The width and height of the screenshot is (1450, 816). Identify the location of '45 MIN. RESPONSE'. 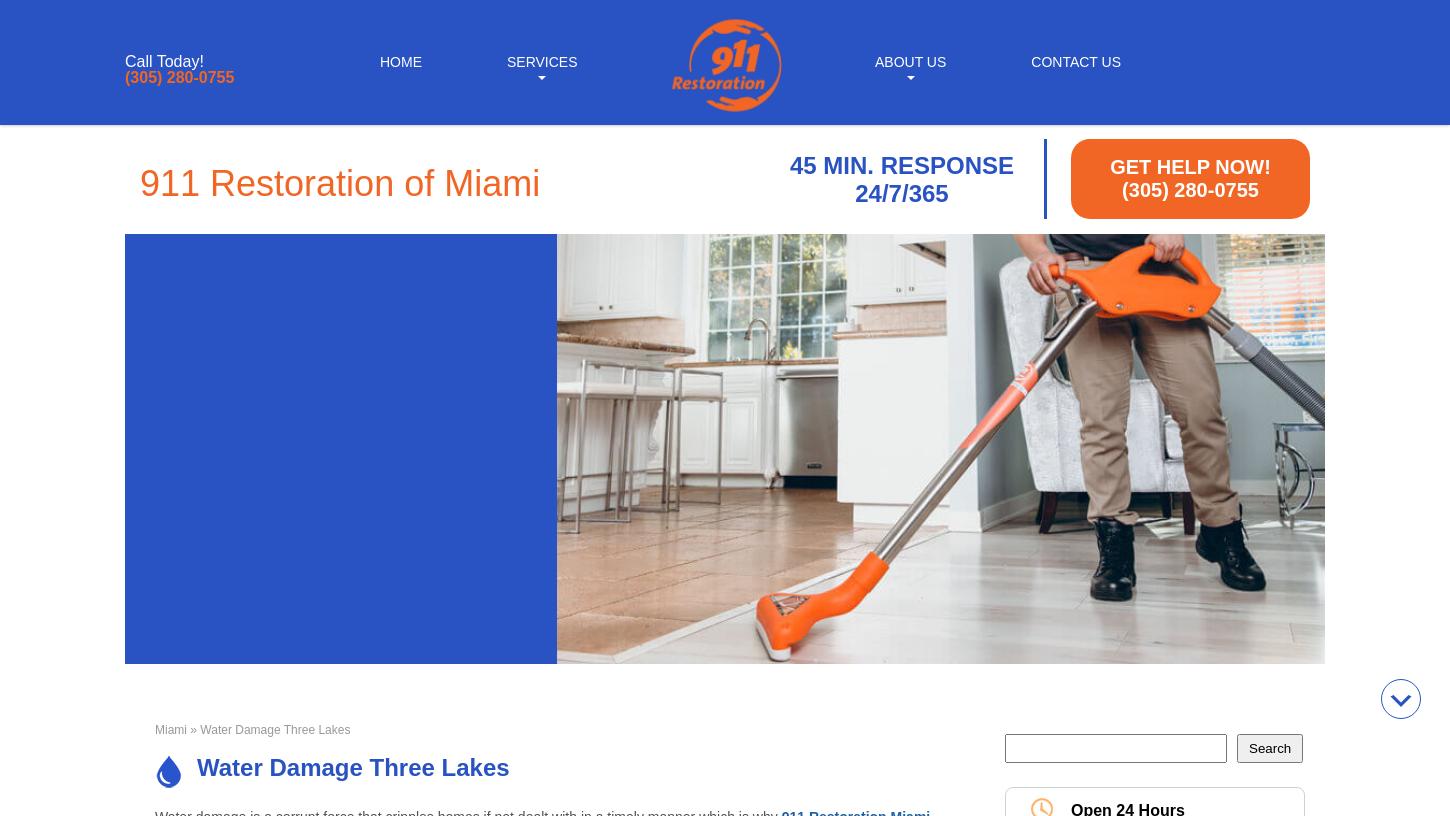
(900, 165).